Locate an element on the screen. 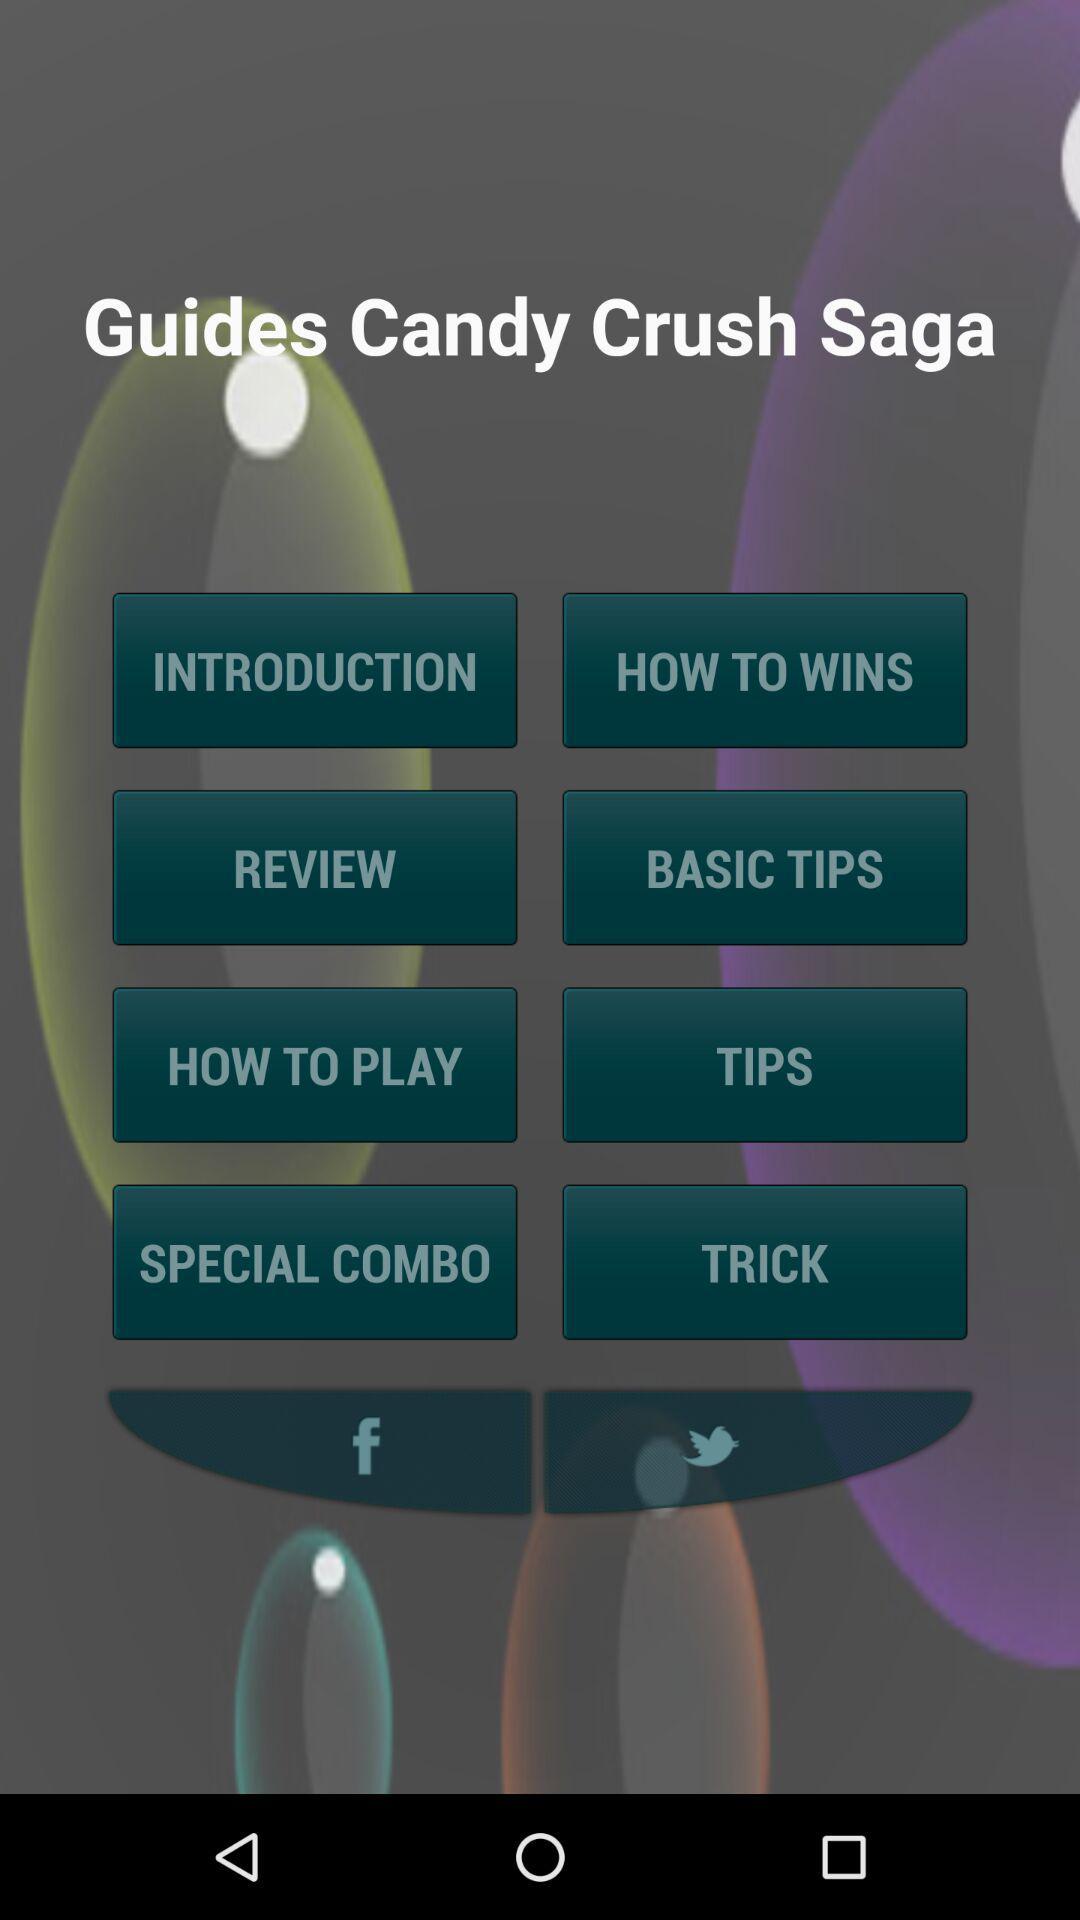 The height and width of the screenshot is (1920, 1080). the basic tips icon is located at coordinates (764, 867).